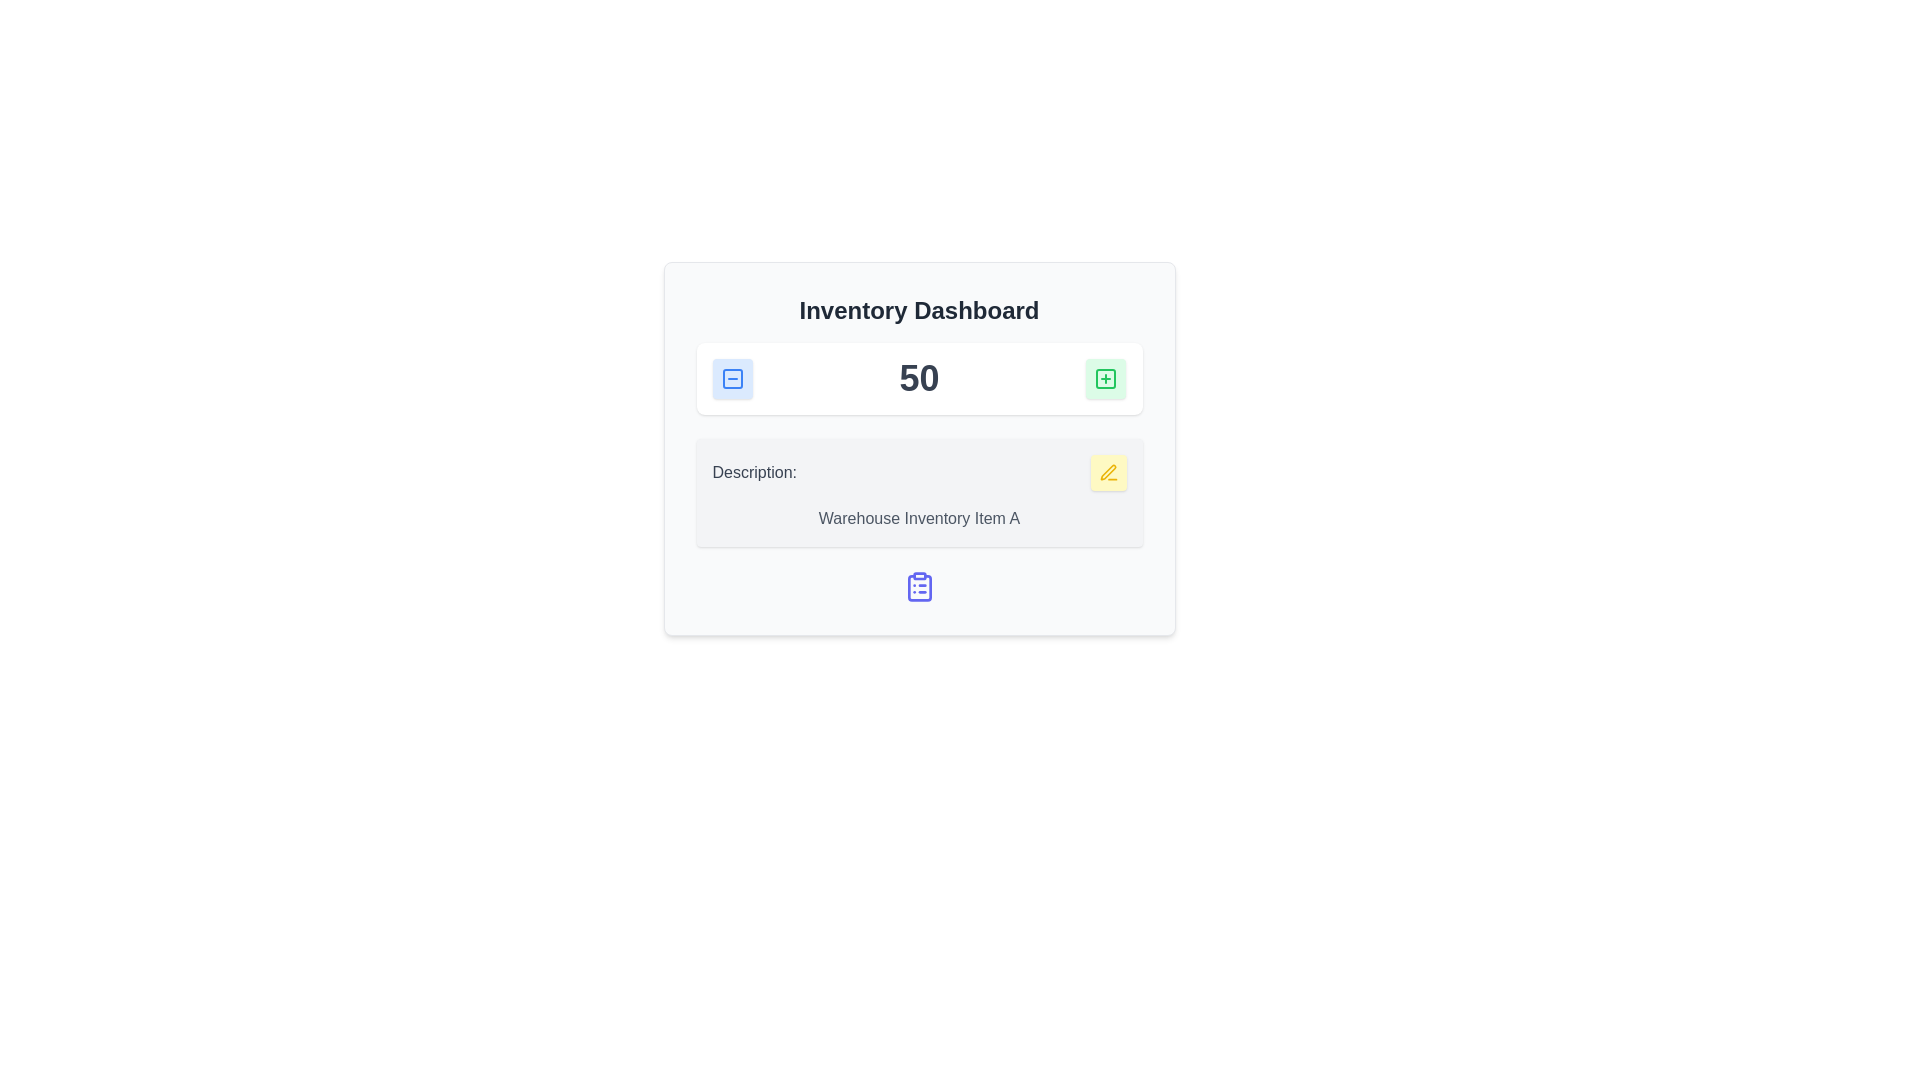 This screenshot has height=1080, width=1920. I want to click on the inner square of the 'add' icon, which is a Decorative SVG element located, so click(1105, 378).